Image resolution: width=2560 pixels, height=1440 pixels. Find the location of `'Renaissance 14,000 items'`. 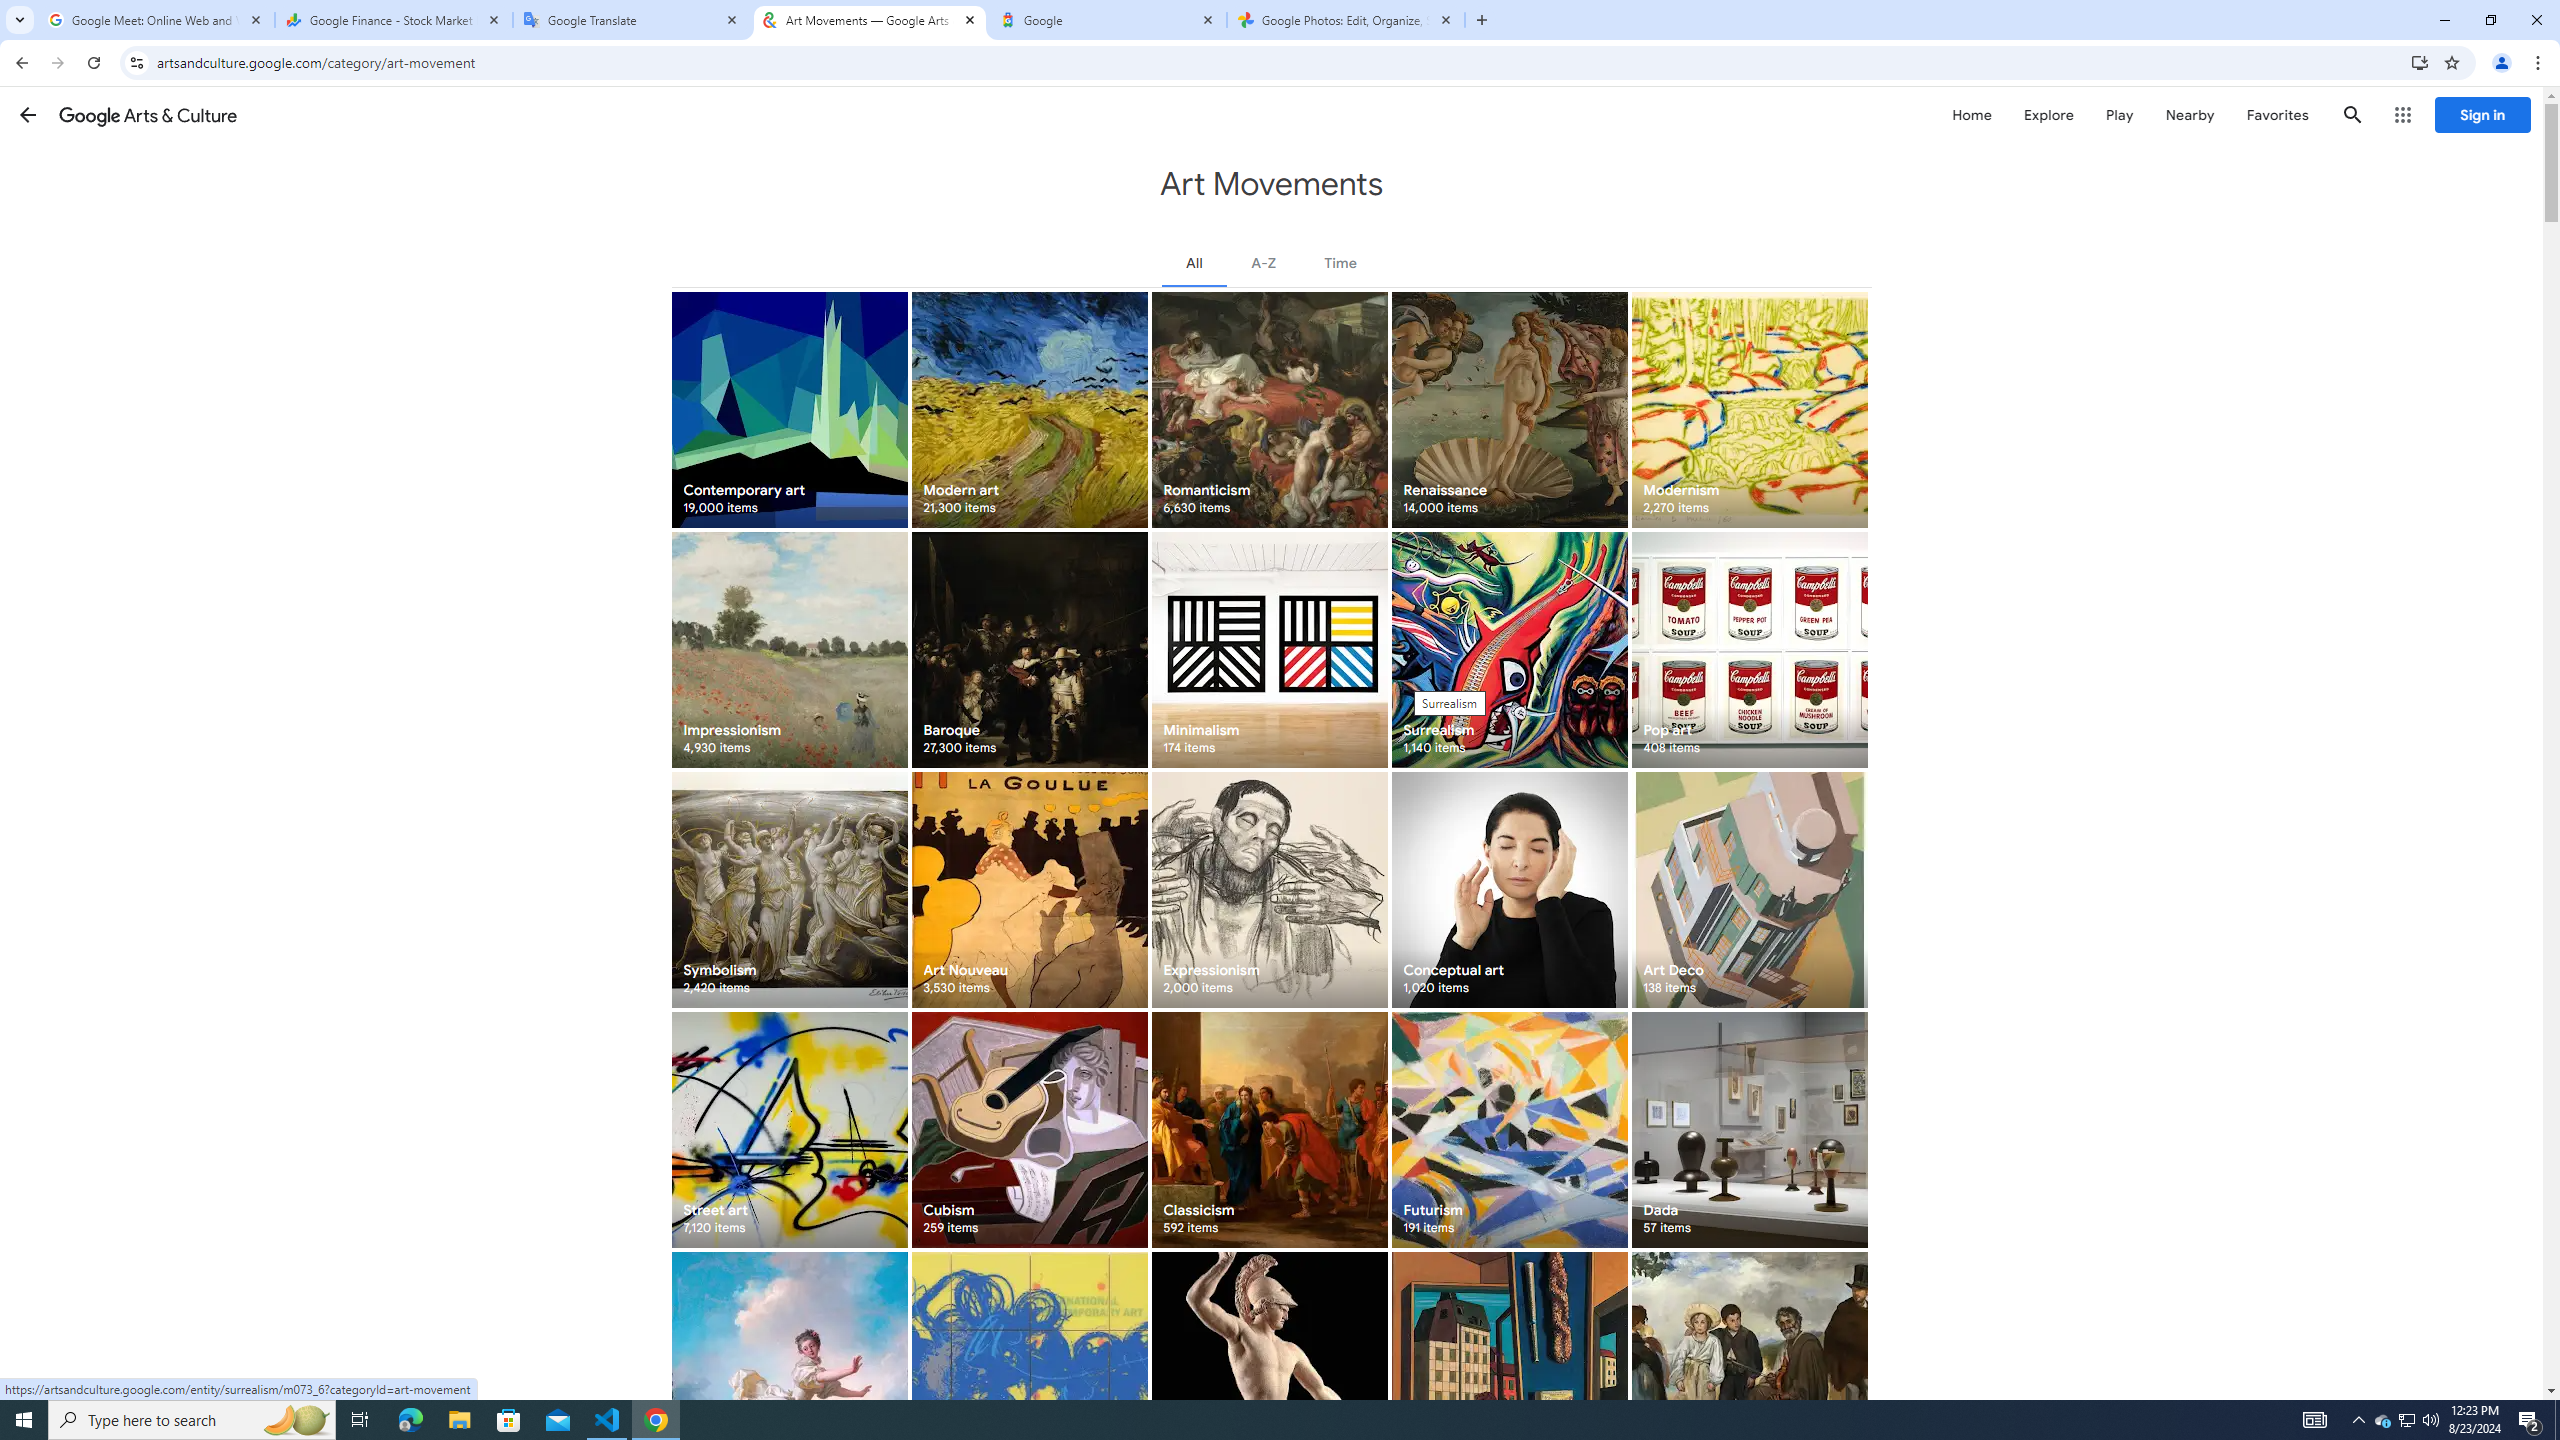

'Renaissance 14,000 items' is located at coordinates (1508, 409).